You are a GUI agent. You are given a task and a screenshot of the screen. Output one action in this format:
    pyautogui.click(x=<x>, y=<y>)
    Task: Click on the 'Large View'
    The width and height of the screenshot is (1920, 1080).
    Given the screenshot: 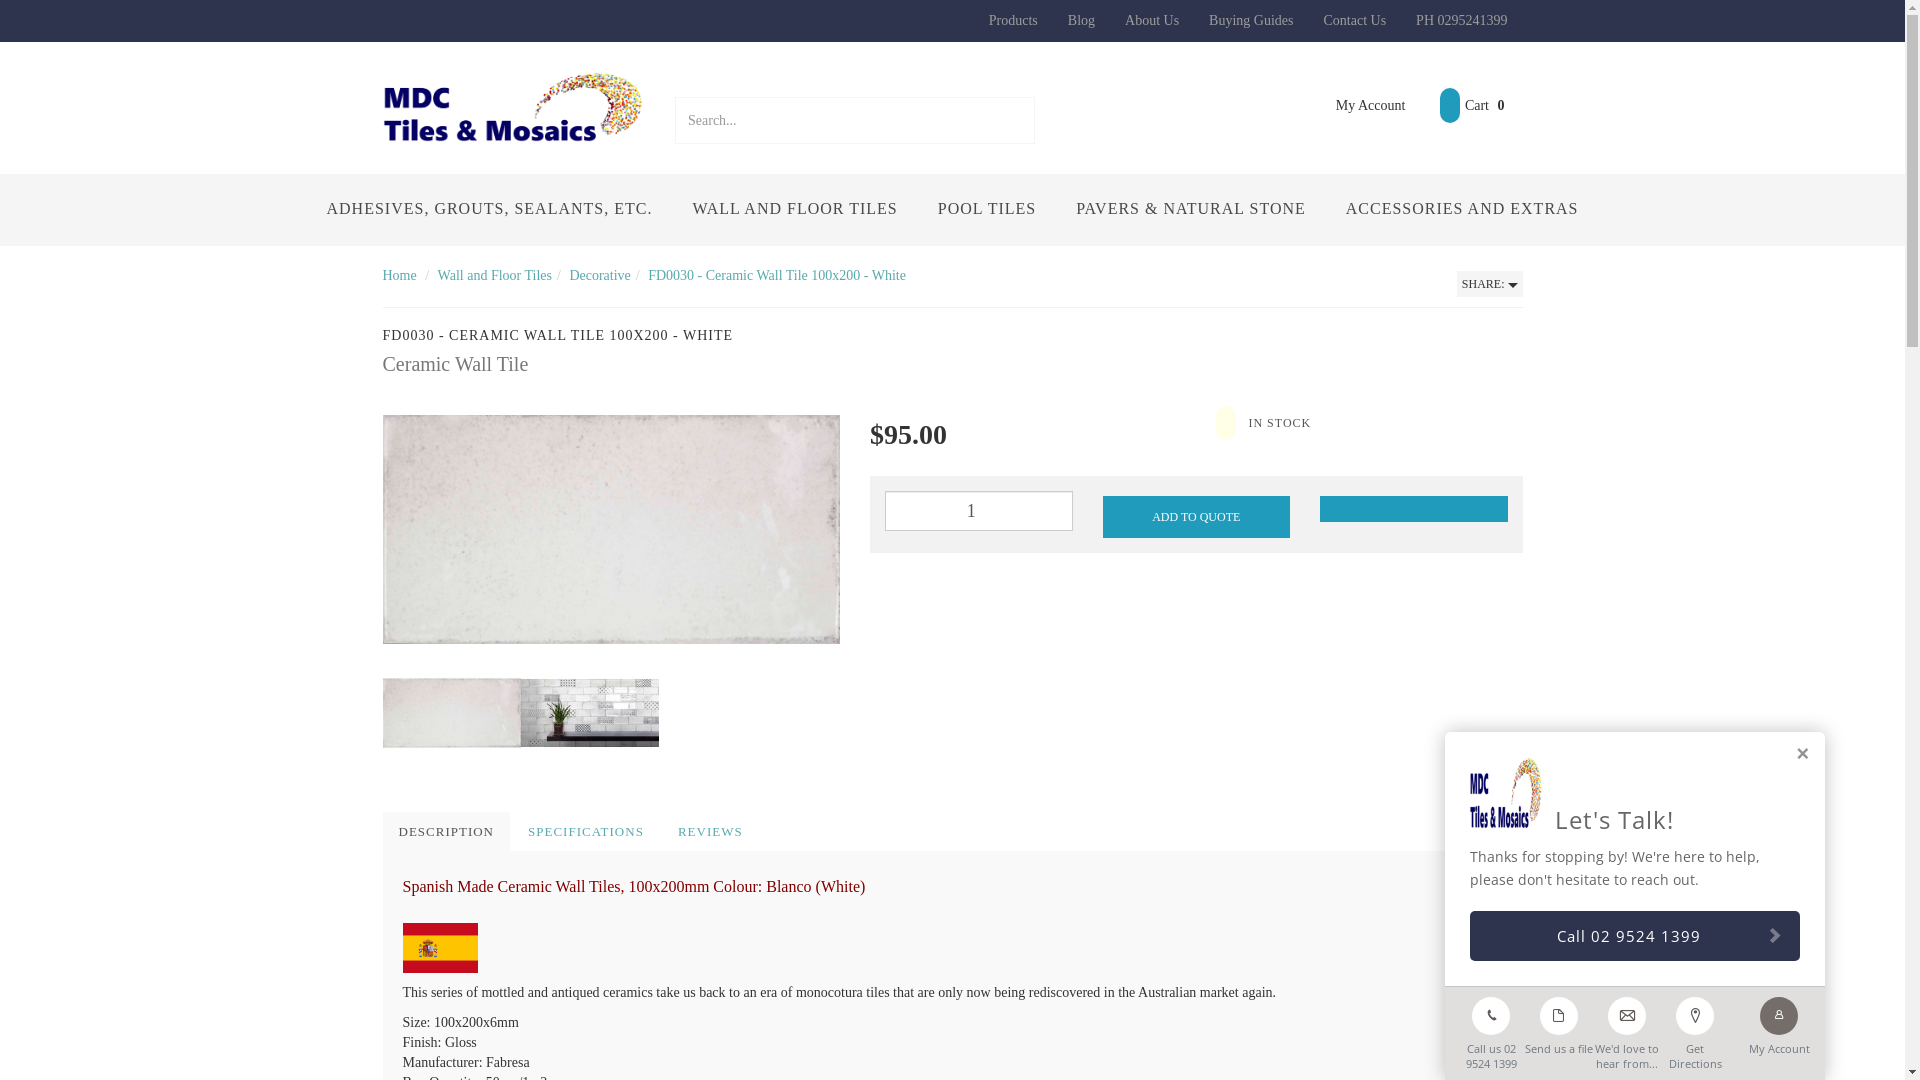 What is the action you would take?
    pyautogui.click(x=519, y=712)
    